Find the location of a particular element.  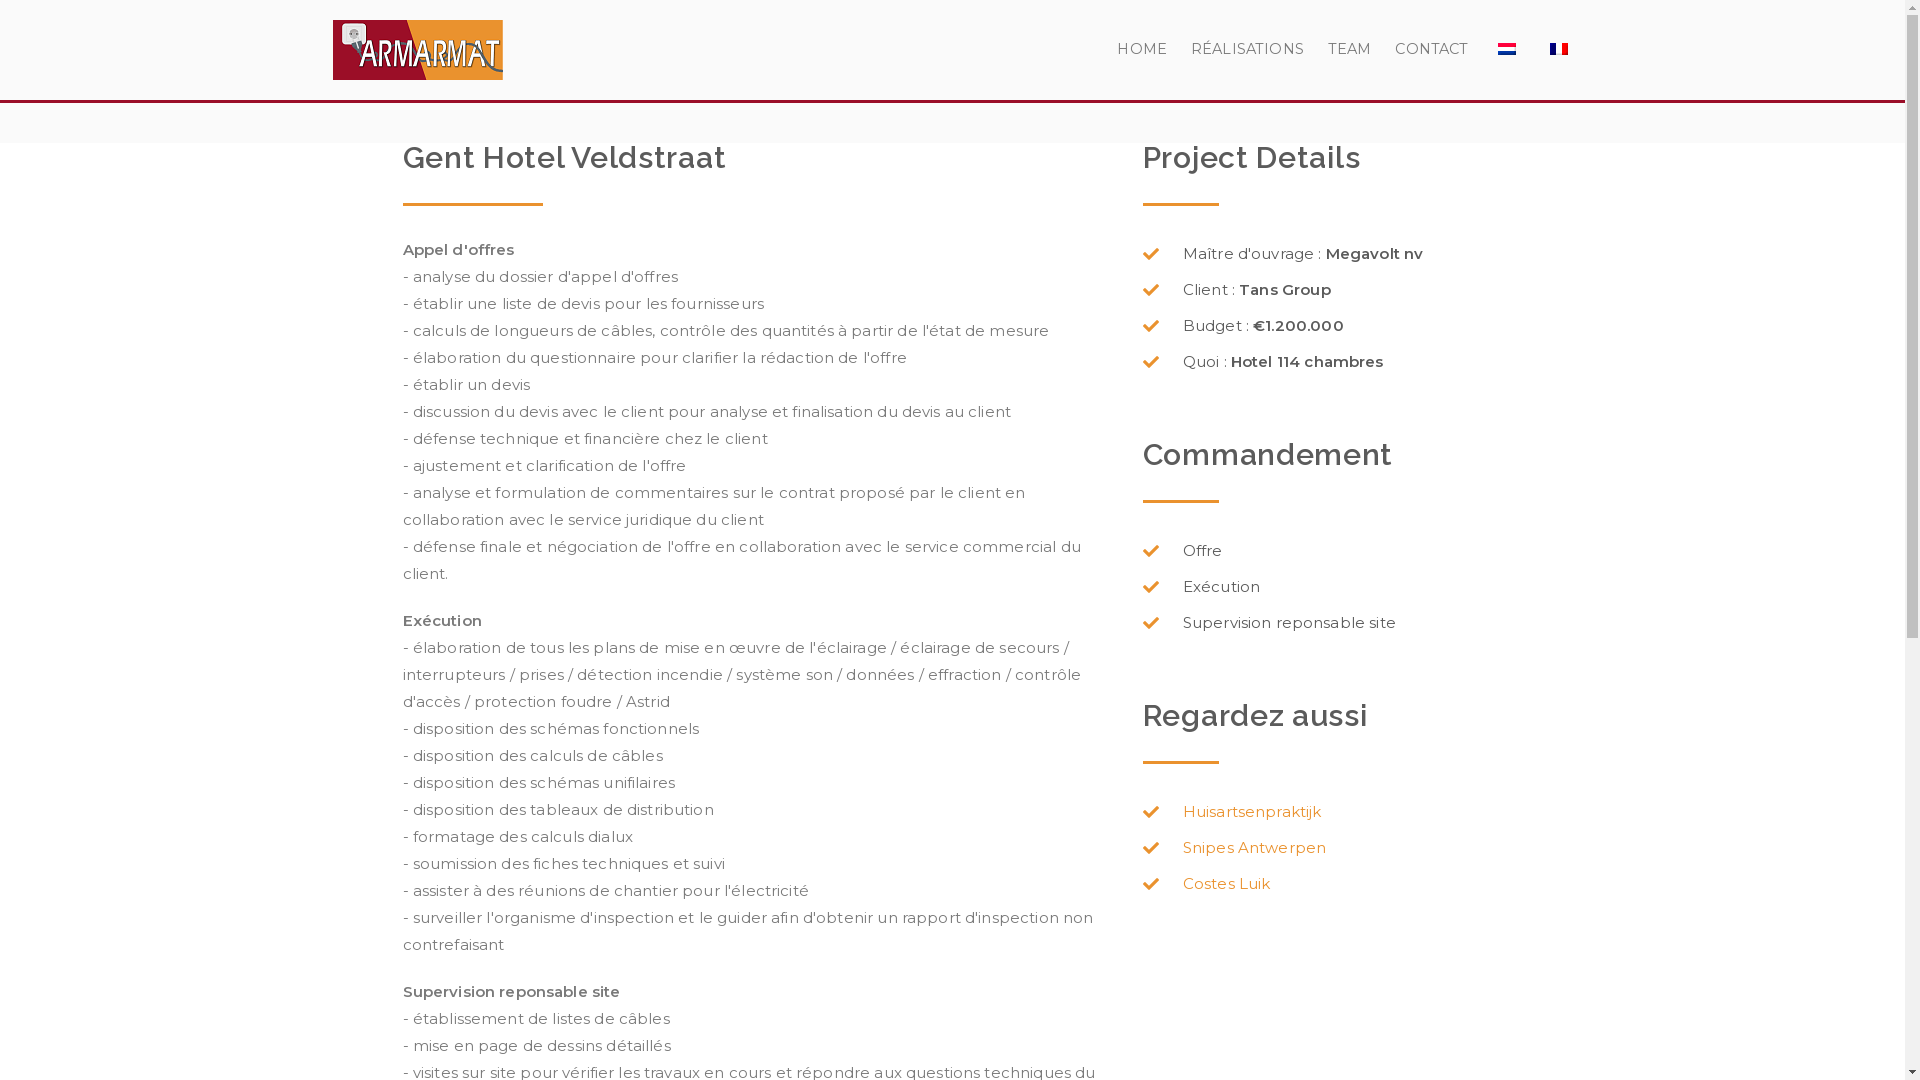

'TEAM' is located at coordinates (1349, 49).